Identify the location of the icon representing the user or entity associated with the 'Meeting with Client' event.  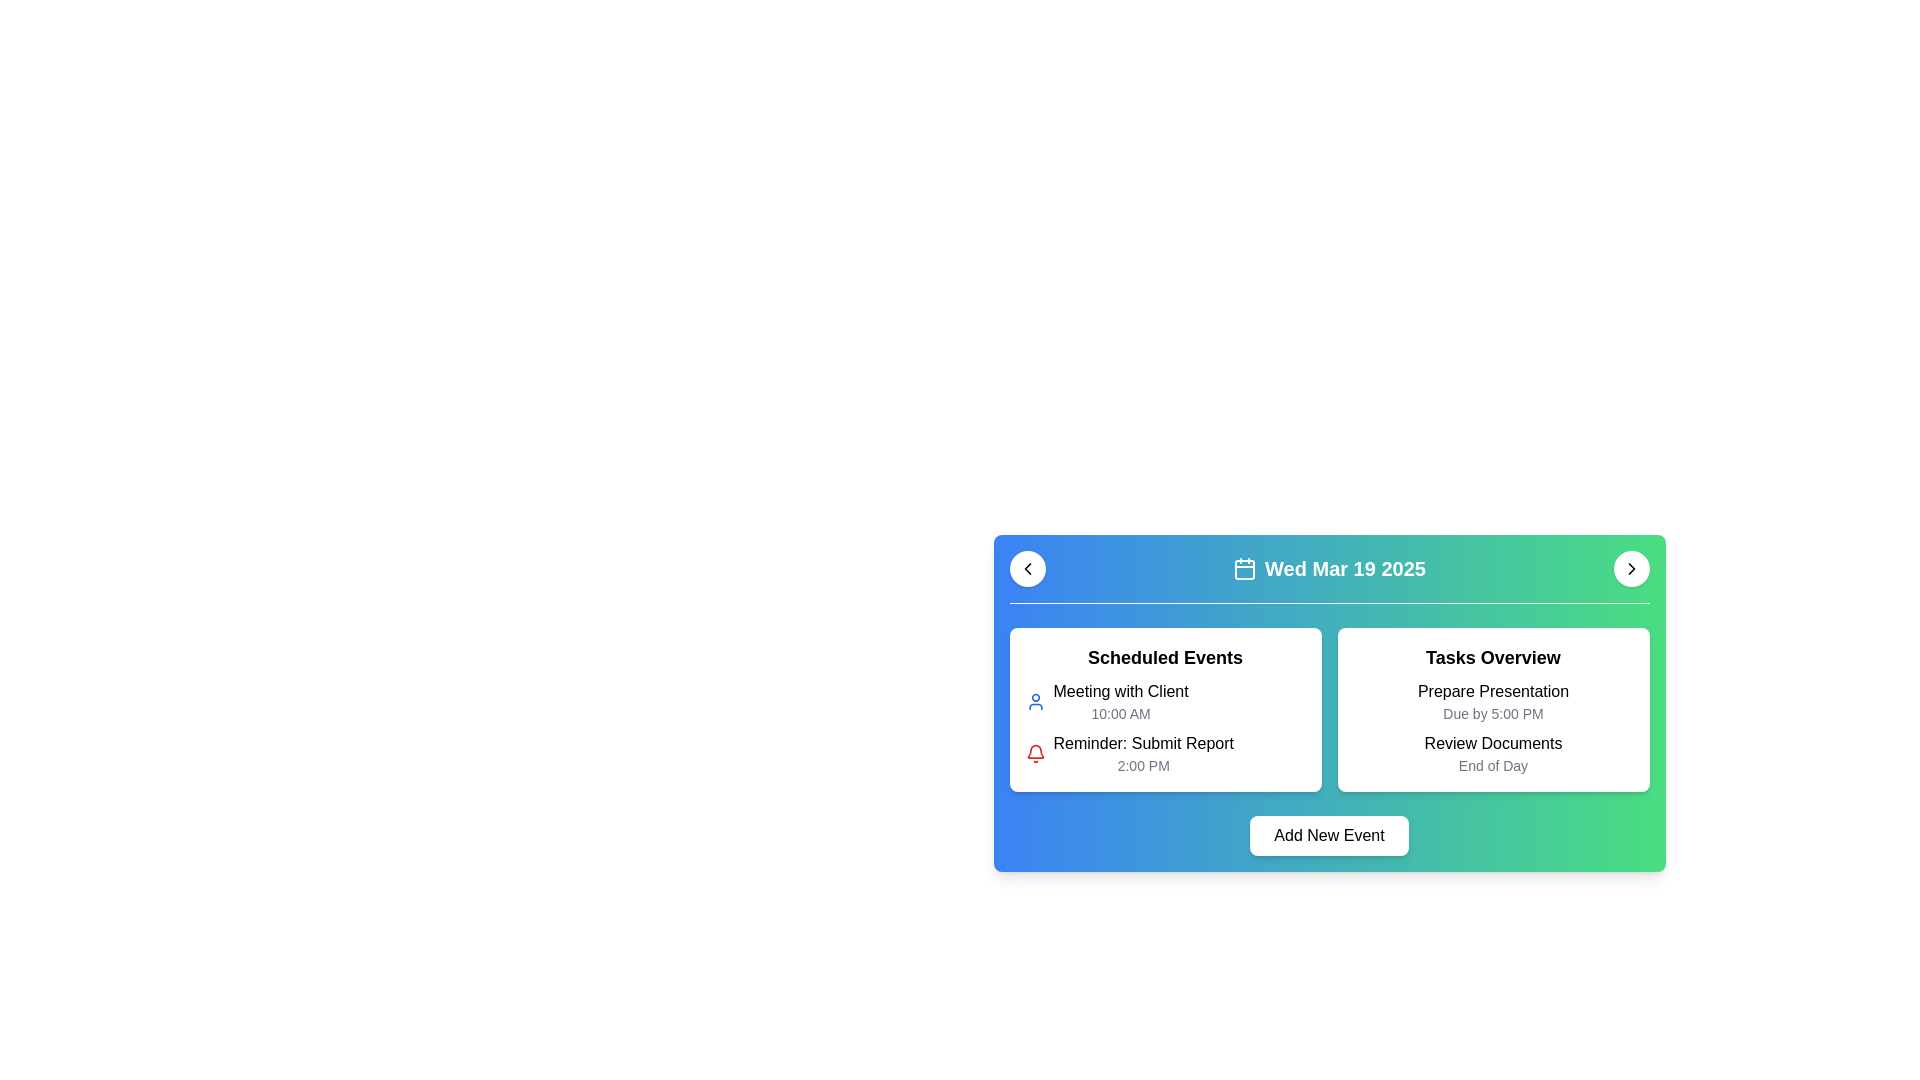
(1035, 701).